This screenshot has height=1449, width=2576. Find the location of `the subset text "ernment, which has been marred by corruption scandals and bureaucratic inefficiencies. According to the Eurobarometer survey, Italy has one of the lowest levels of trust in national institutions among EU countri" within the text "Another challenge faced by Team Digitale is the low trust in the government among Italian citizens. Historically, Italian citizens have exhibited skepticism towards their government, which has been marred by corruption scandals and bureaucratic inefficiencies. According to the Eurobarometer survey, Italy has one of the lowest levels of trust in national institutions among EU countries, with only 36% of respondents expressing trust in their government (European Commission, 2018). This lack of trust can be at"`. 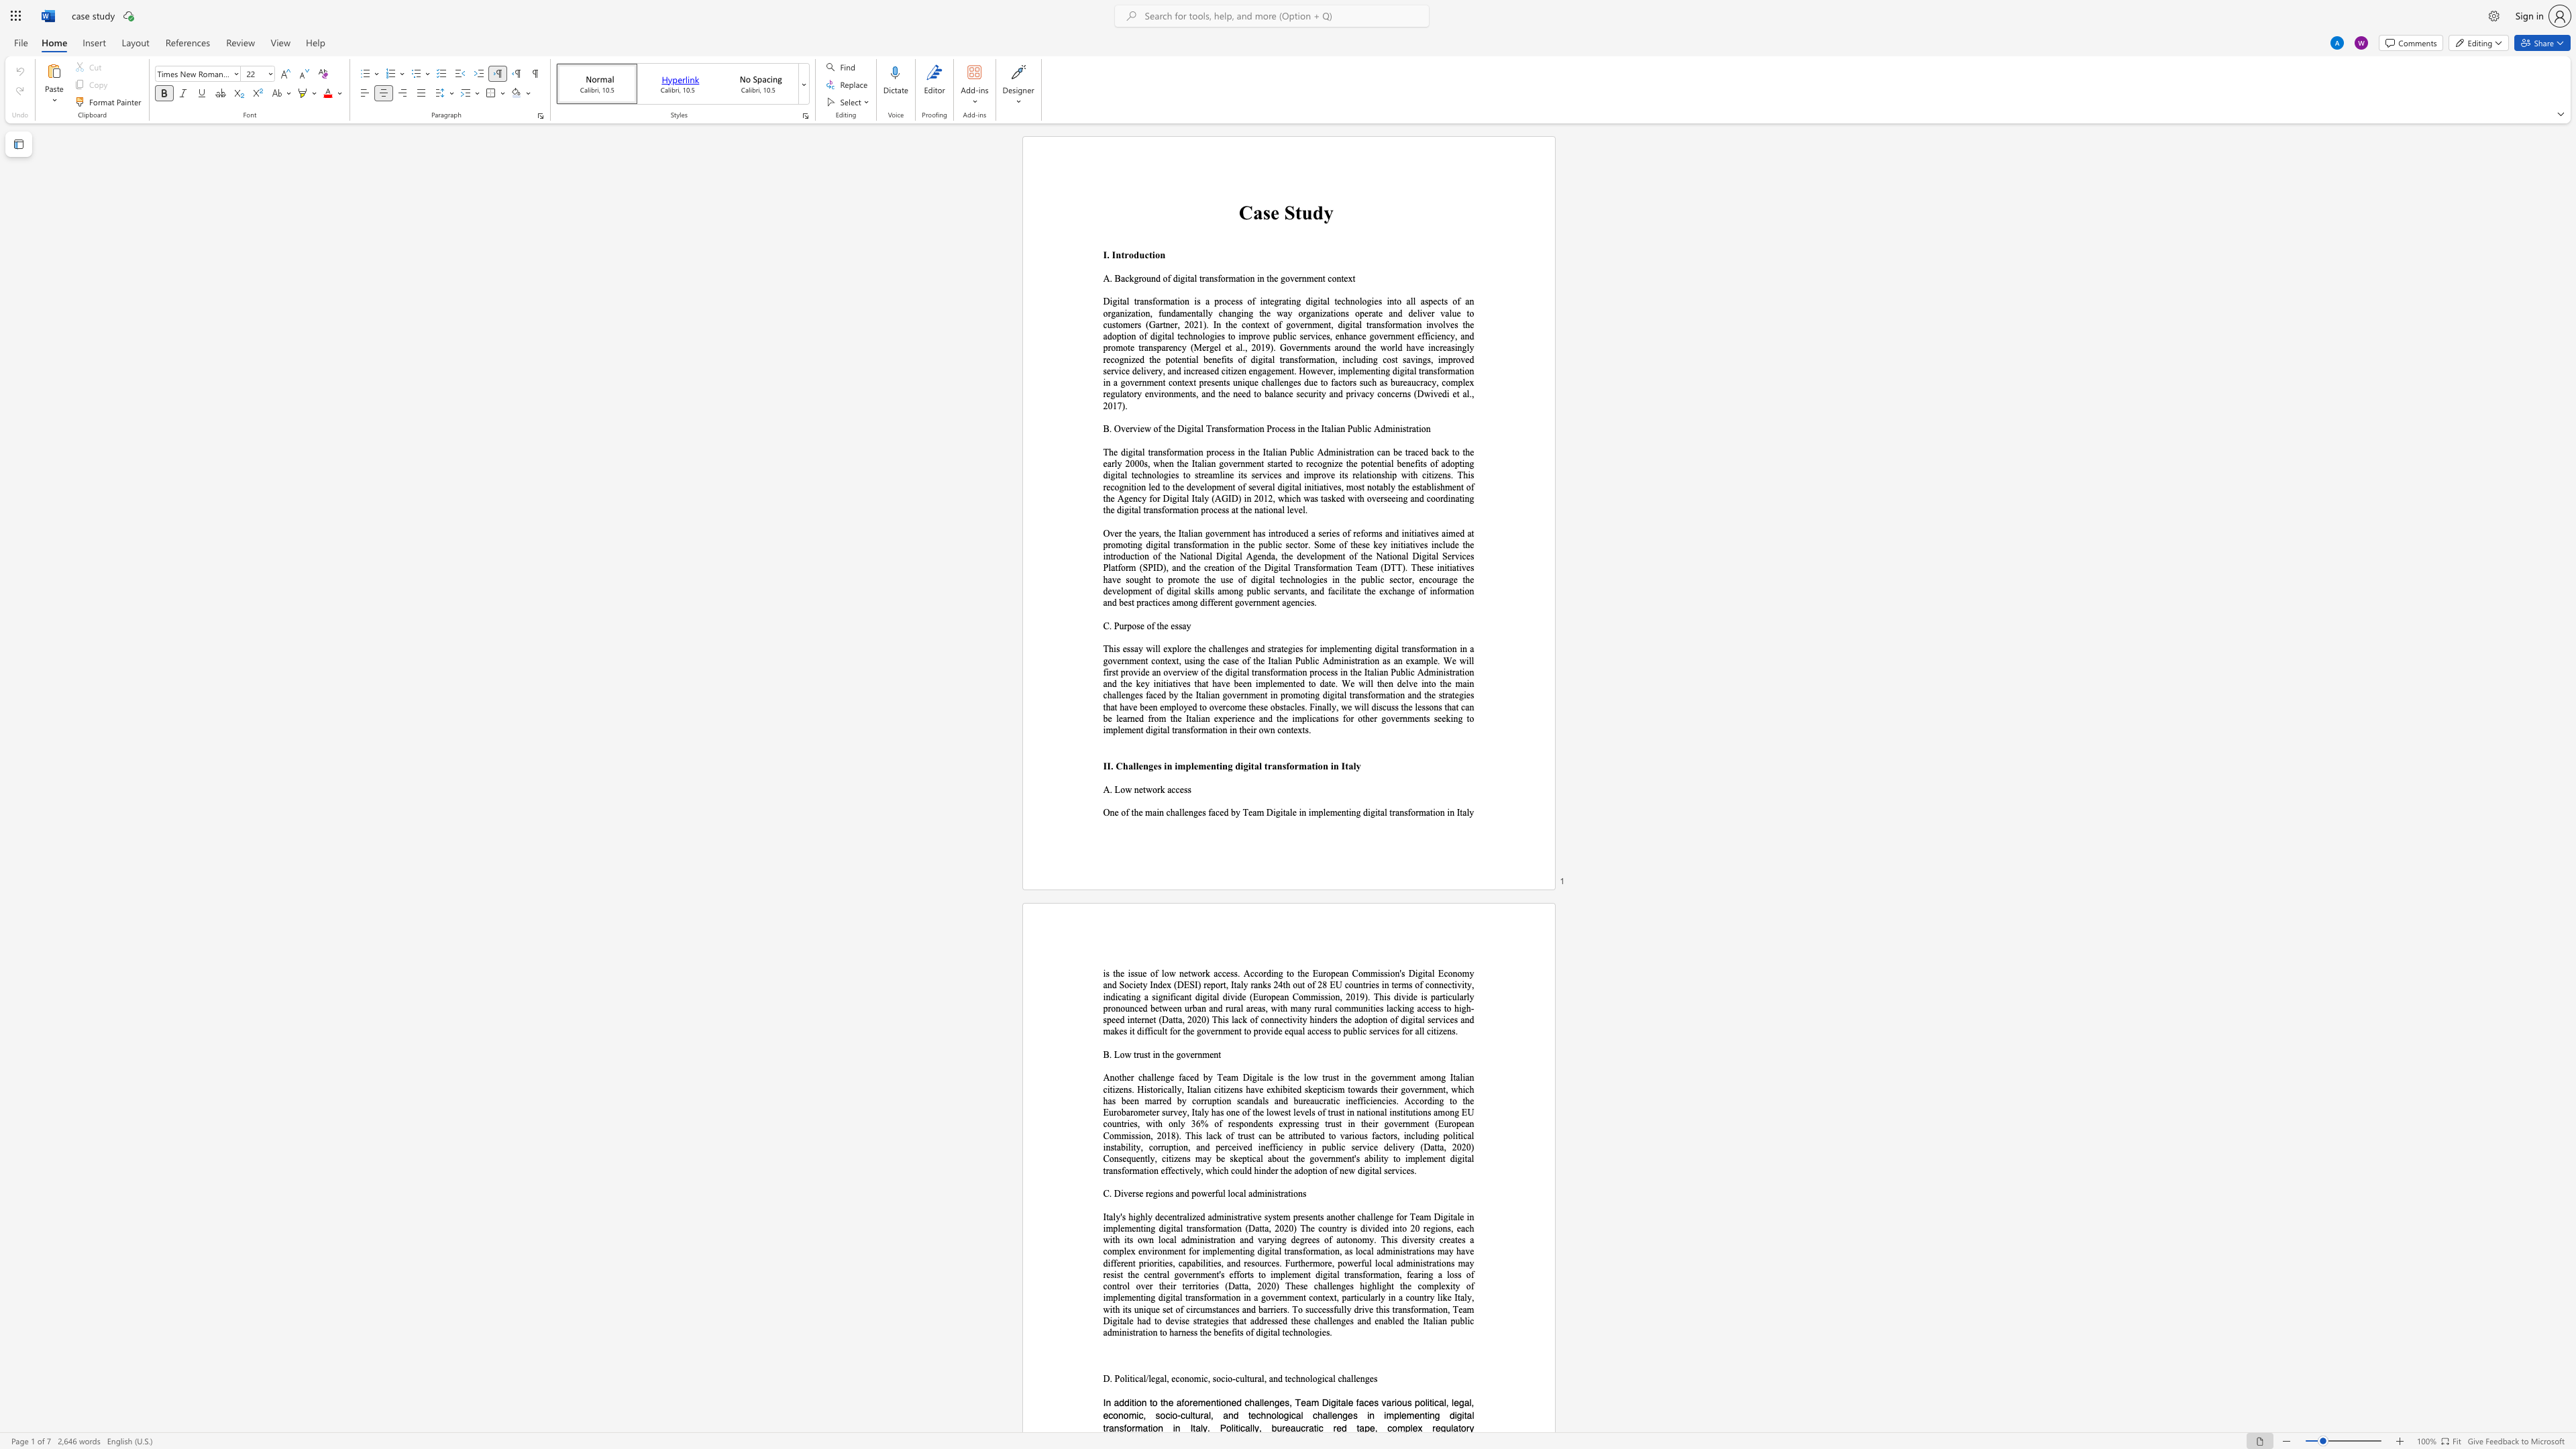

the subset text "ernment, which has been marred by corruption scandals and bureaucratic inefficiencies. According to the Eurobarometer survey, Italy has one of the lowest levels of trust in national institutions among EU countri" within the text "Another challenge faced by Team Digitale is the low trust in the government among Italian citizens. Historically, Italian citizens have exhibited skepticism towards their government, which has been marred by corruption scandals and bureaucratic inefficiencies. According to the Eurobarometer survey, Italy has one of the lowest levels of trust in national institutions among EU countries, with only 36% of respondents expressing trust in their government (European Commission, 2018). This lack of trust can be at" is located at coordinates (1415, 1088).